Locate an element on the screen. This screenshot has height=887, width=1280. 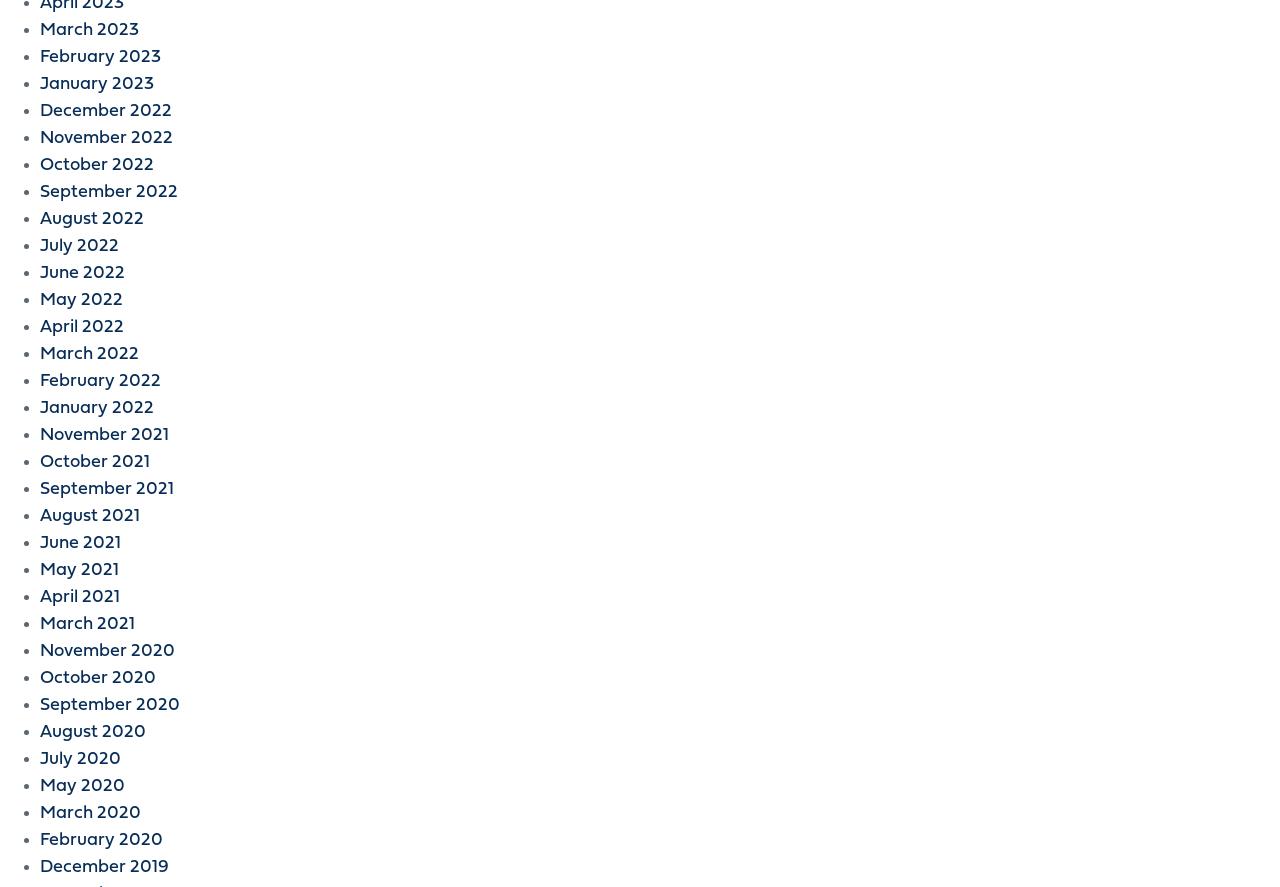
'December 2022' is located at coordinates (39, 111).